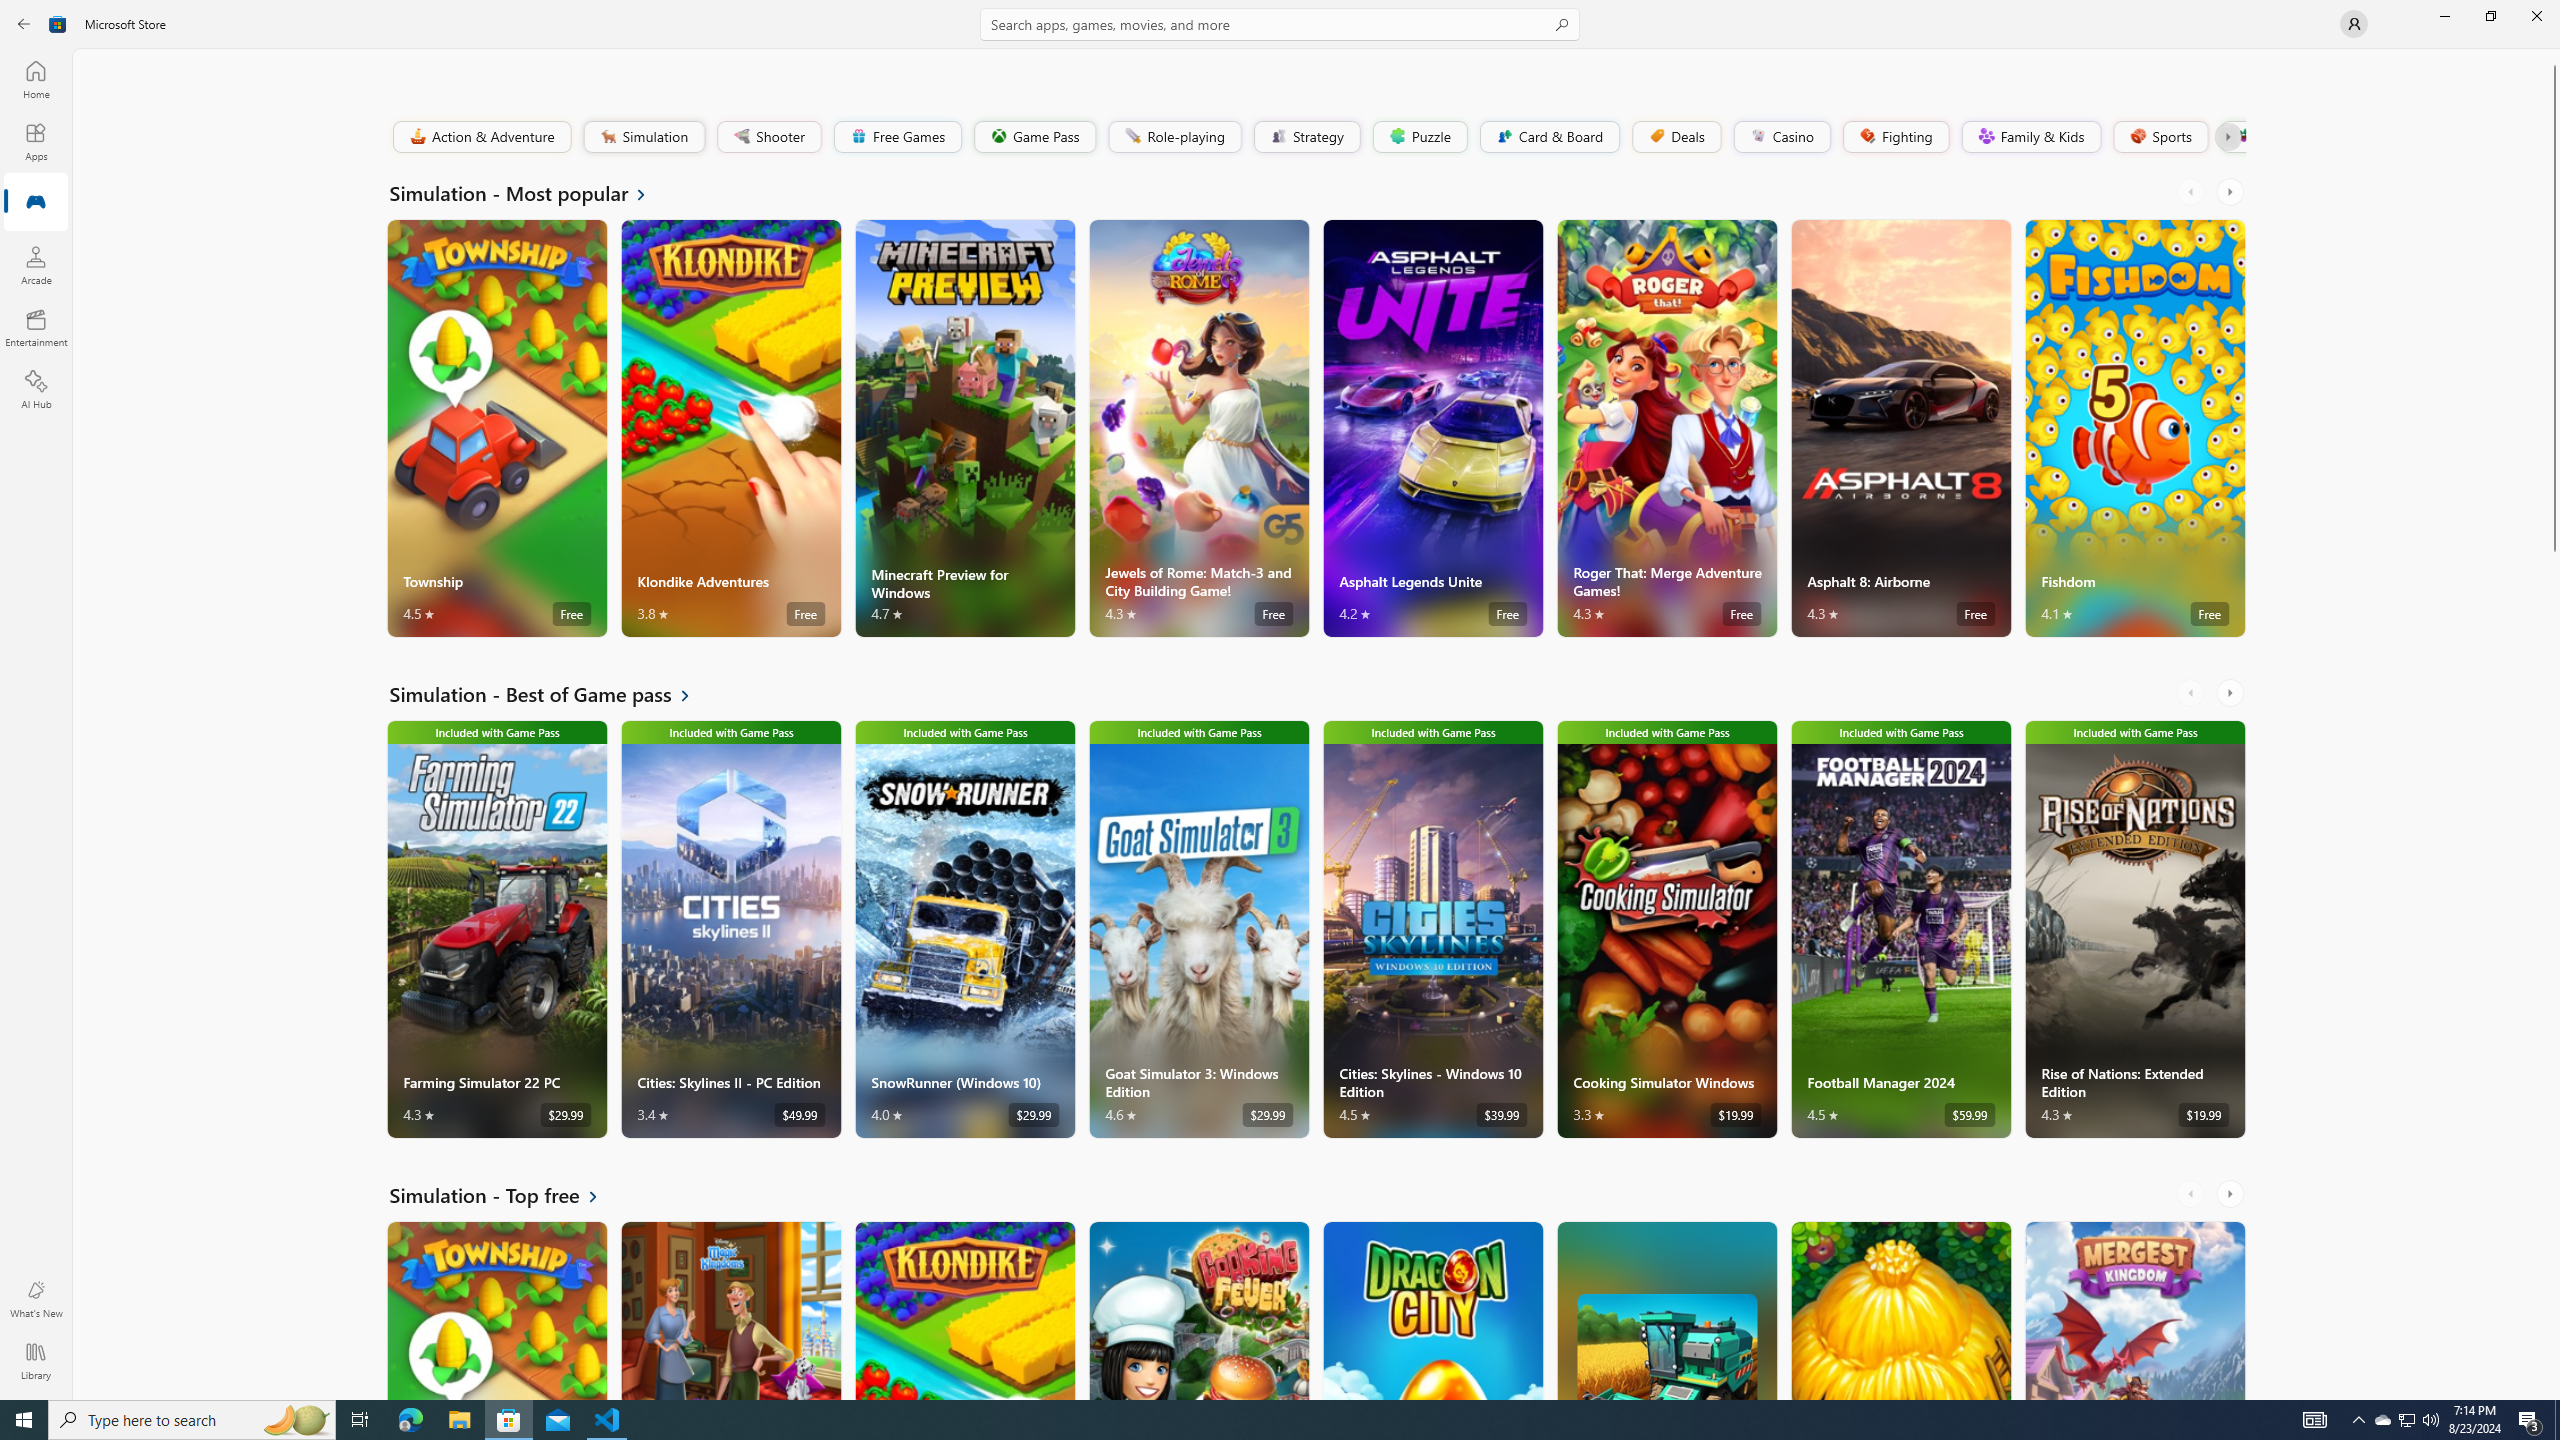 This screenshot has height=1440, width=2560. I want to click on 'Platformer', so click(2231, 135).